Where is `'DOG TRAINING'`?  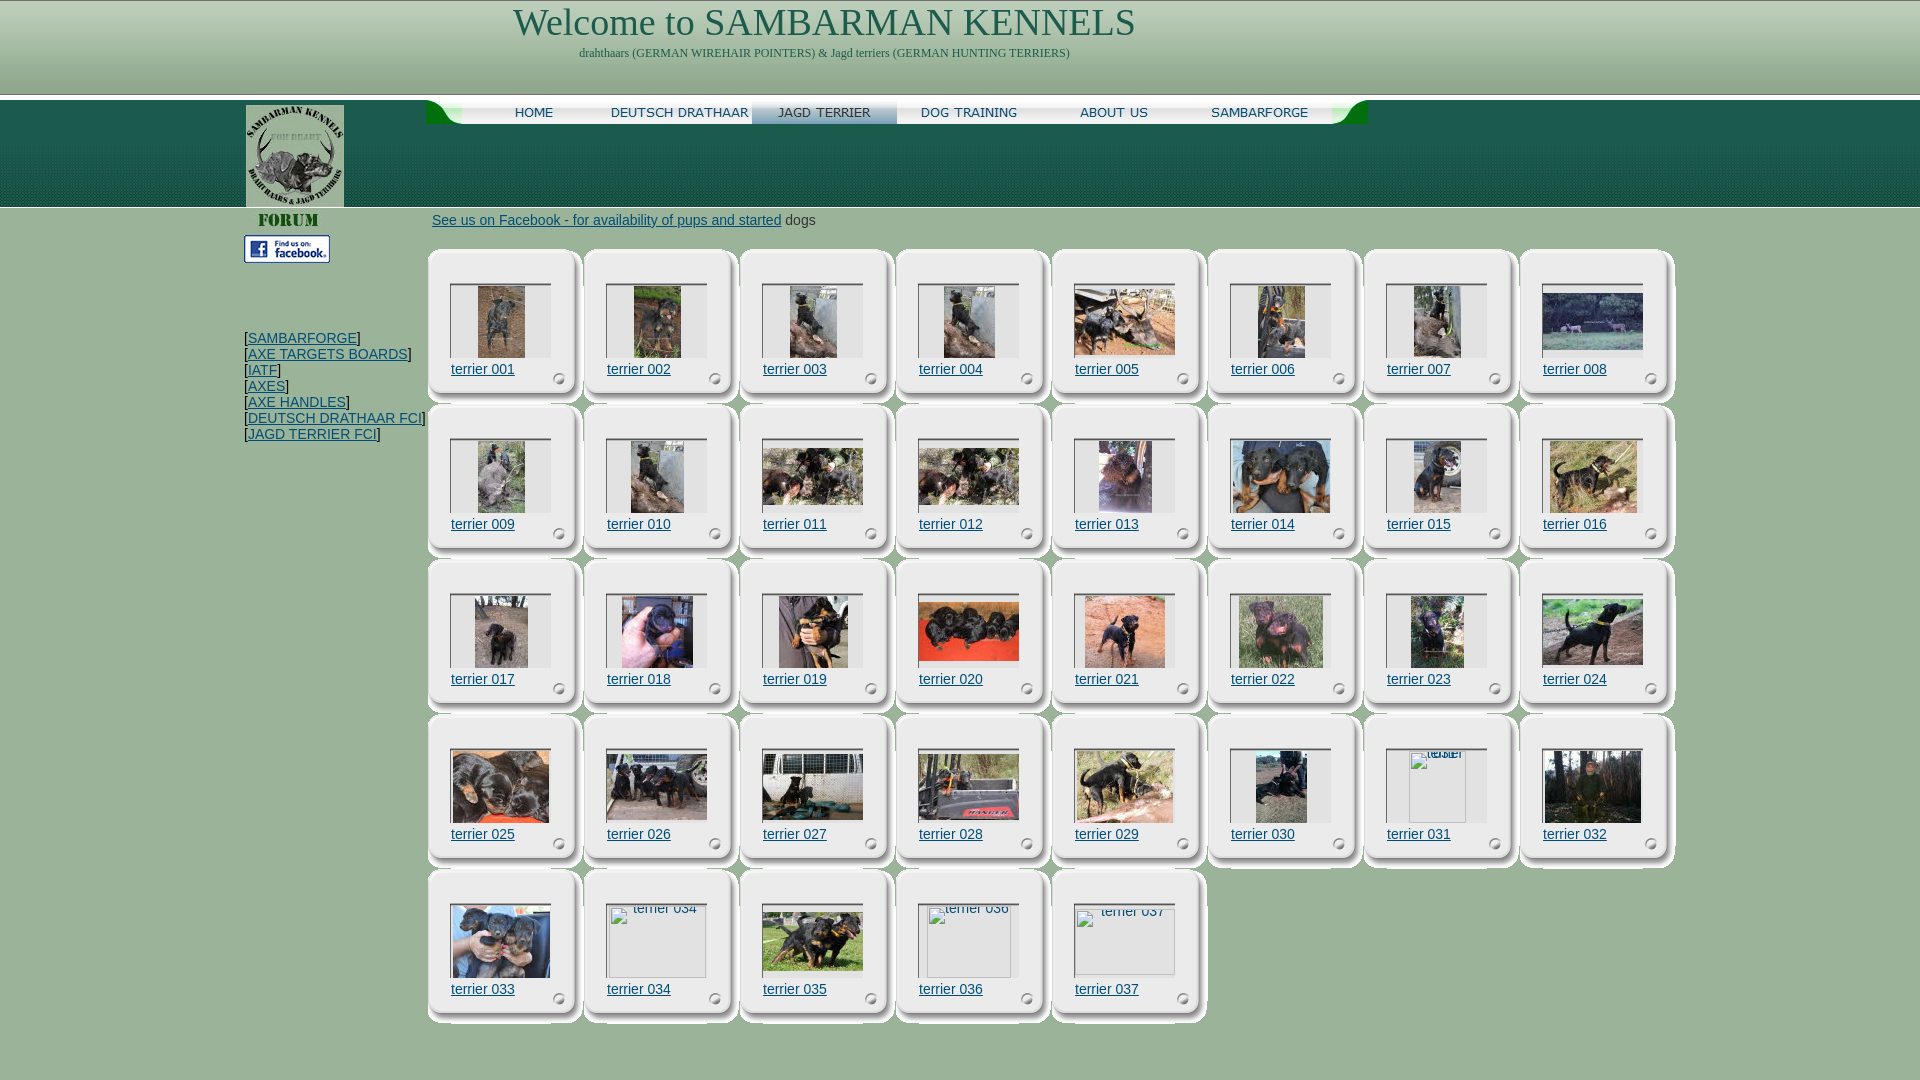
'DOG TRAINING' is located at coordinates (969, 111).